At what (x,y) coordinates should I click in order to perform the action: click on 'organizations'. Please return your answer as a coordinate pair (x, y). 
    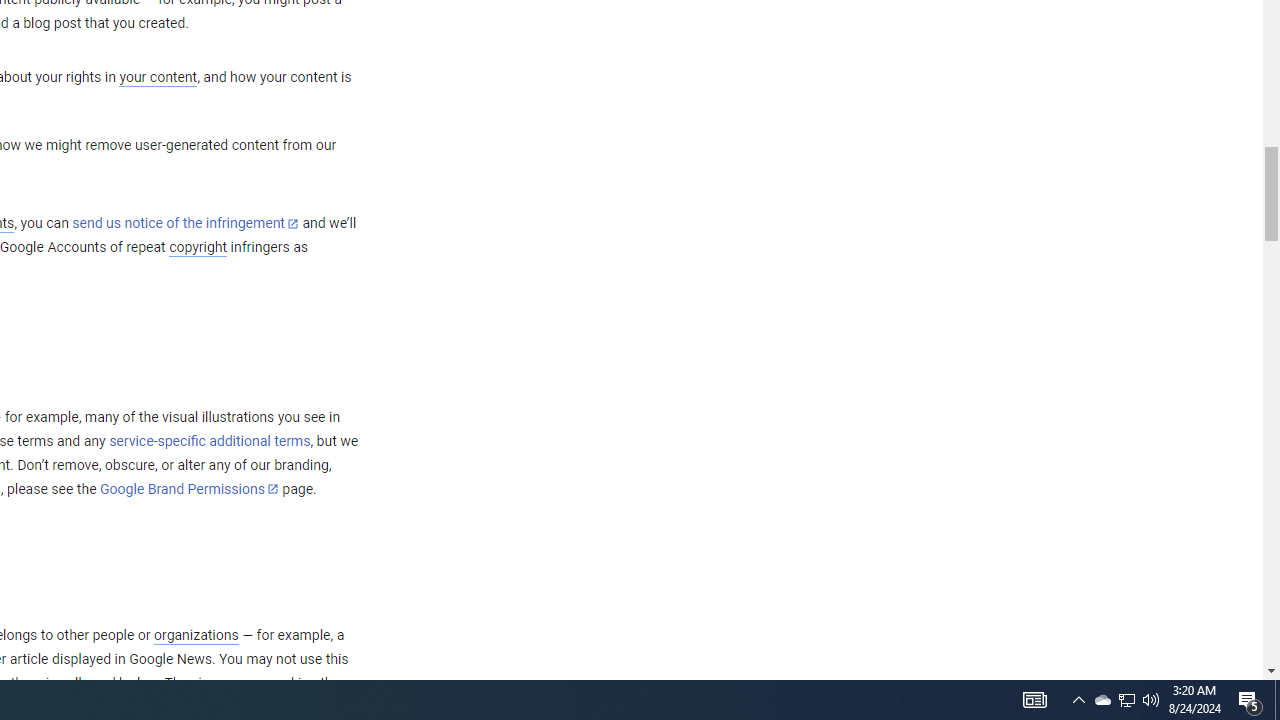
    Looking at the image, I should click on (196, 635).